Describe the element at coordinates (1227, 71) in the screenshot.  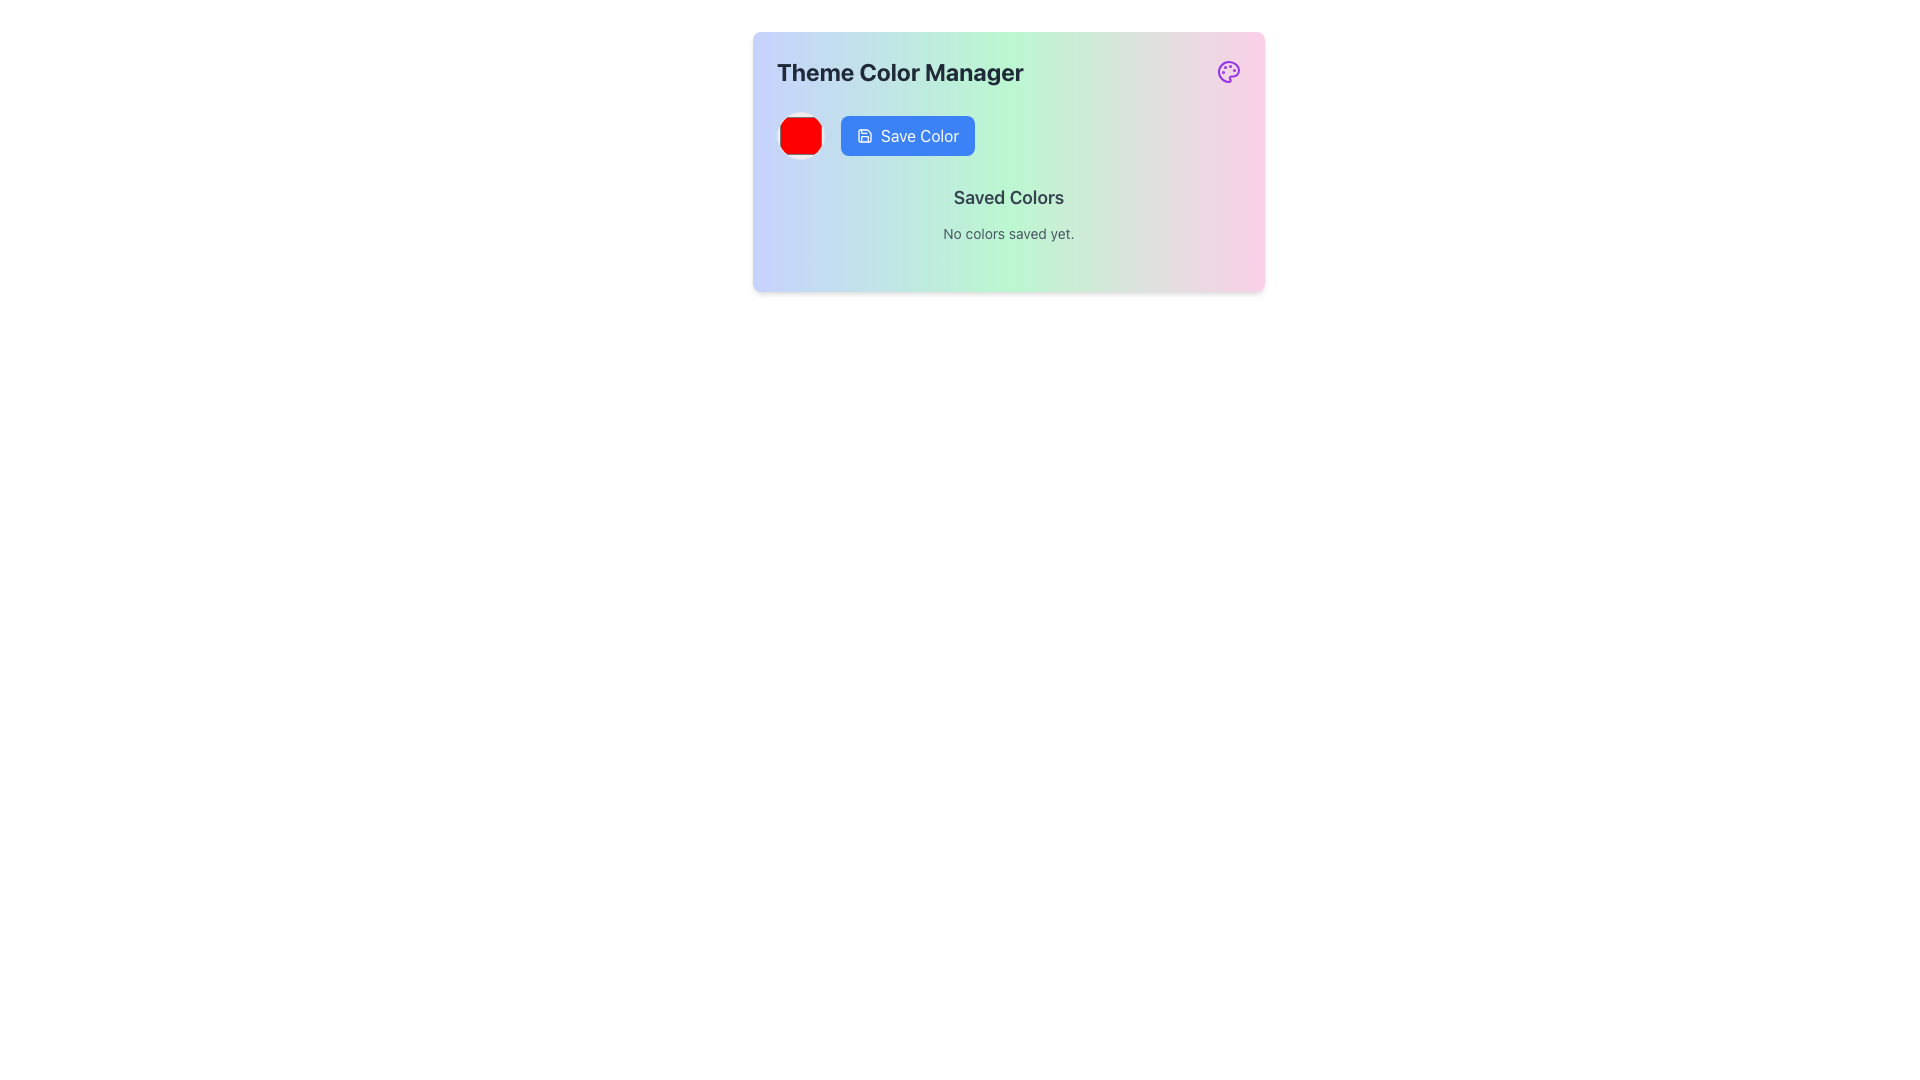
I see `the outer border of the palette icon, which is a circular SVG element with a purple hue located in the top-right corner of the 'Theme Color Manager' UI card` at that location.